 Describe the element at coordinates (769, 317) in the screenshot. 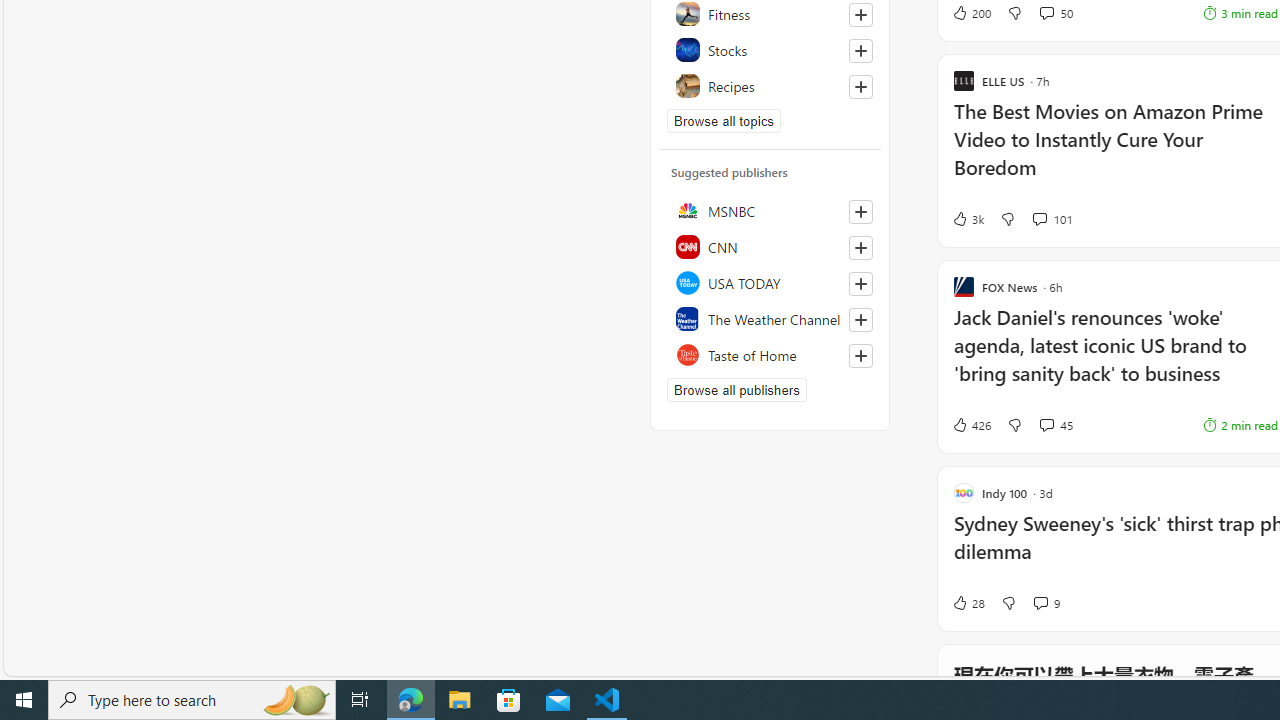

I see `'The Weather Channel'` at that location.